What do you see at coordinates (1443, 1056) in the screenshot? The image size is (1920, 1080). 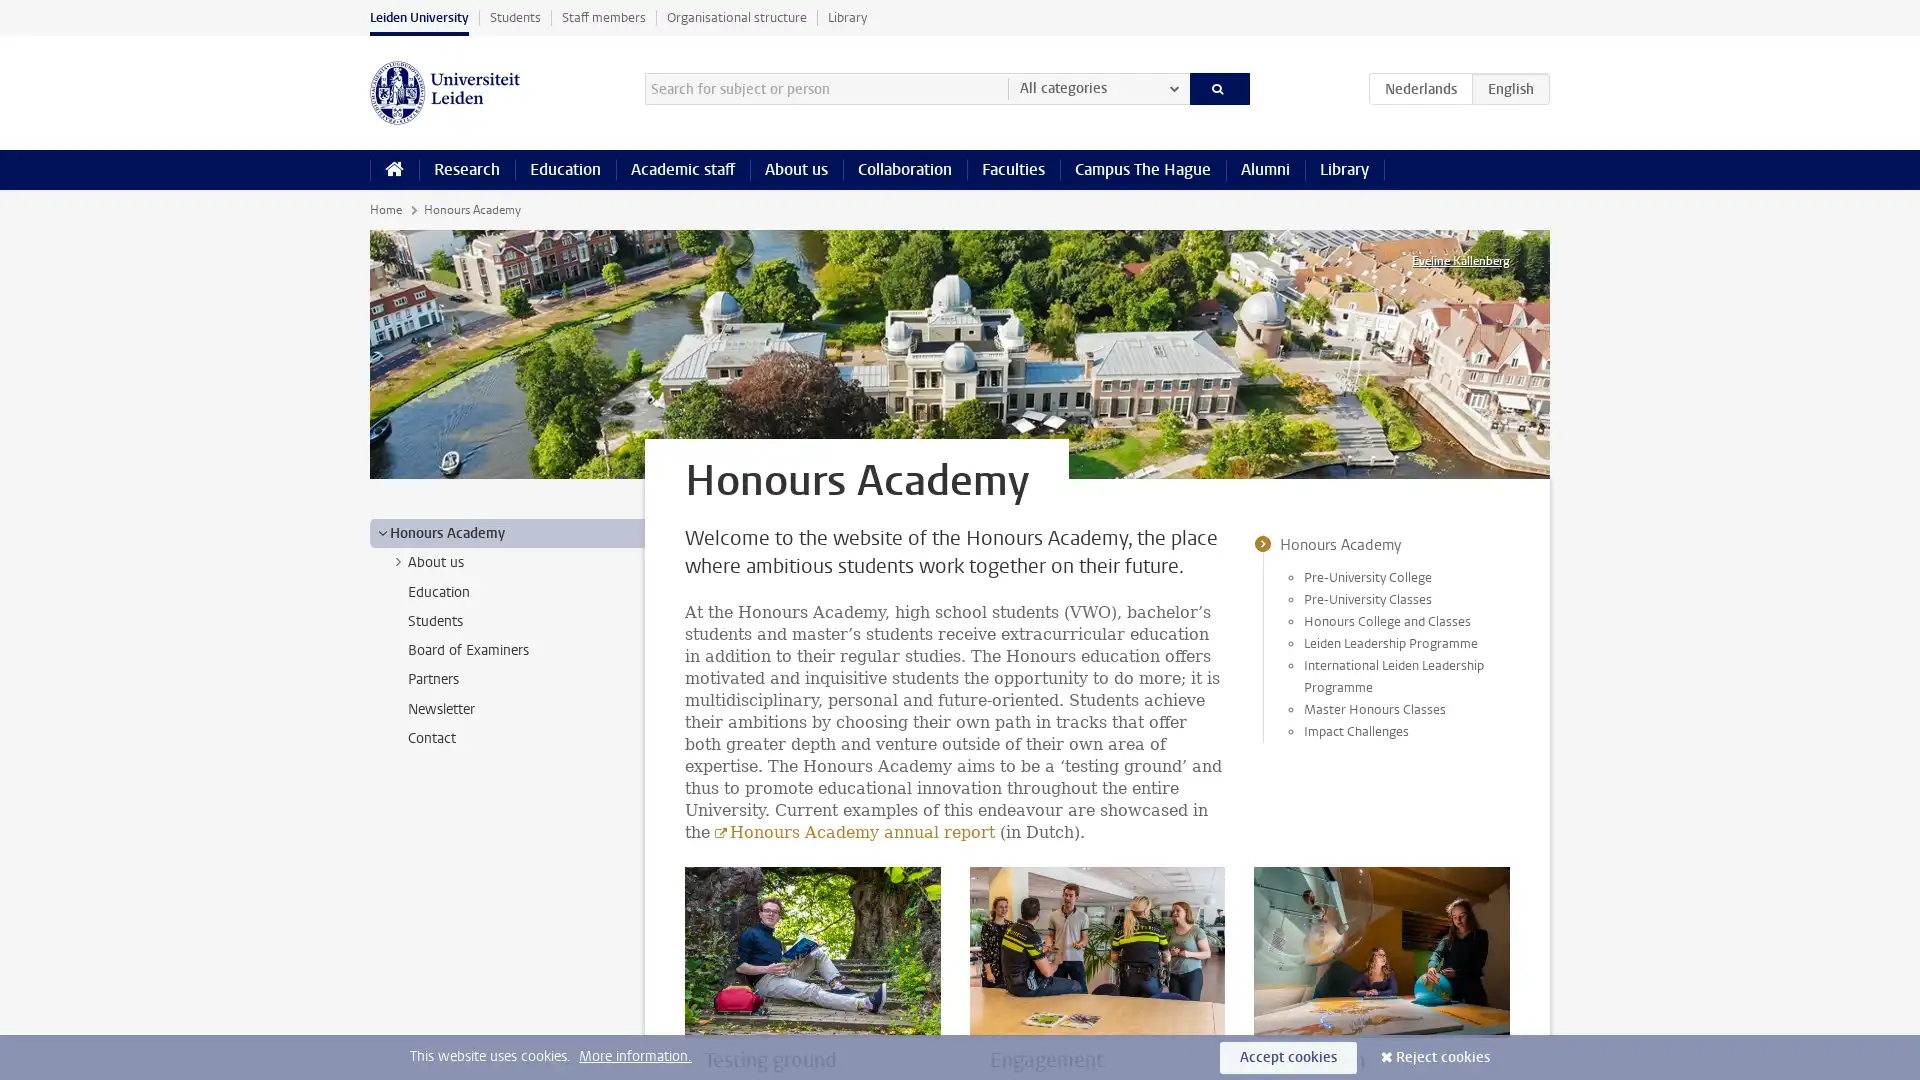 I see `Reject cookies` at bounding box center [1443, 1056].